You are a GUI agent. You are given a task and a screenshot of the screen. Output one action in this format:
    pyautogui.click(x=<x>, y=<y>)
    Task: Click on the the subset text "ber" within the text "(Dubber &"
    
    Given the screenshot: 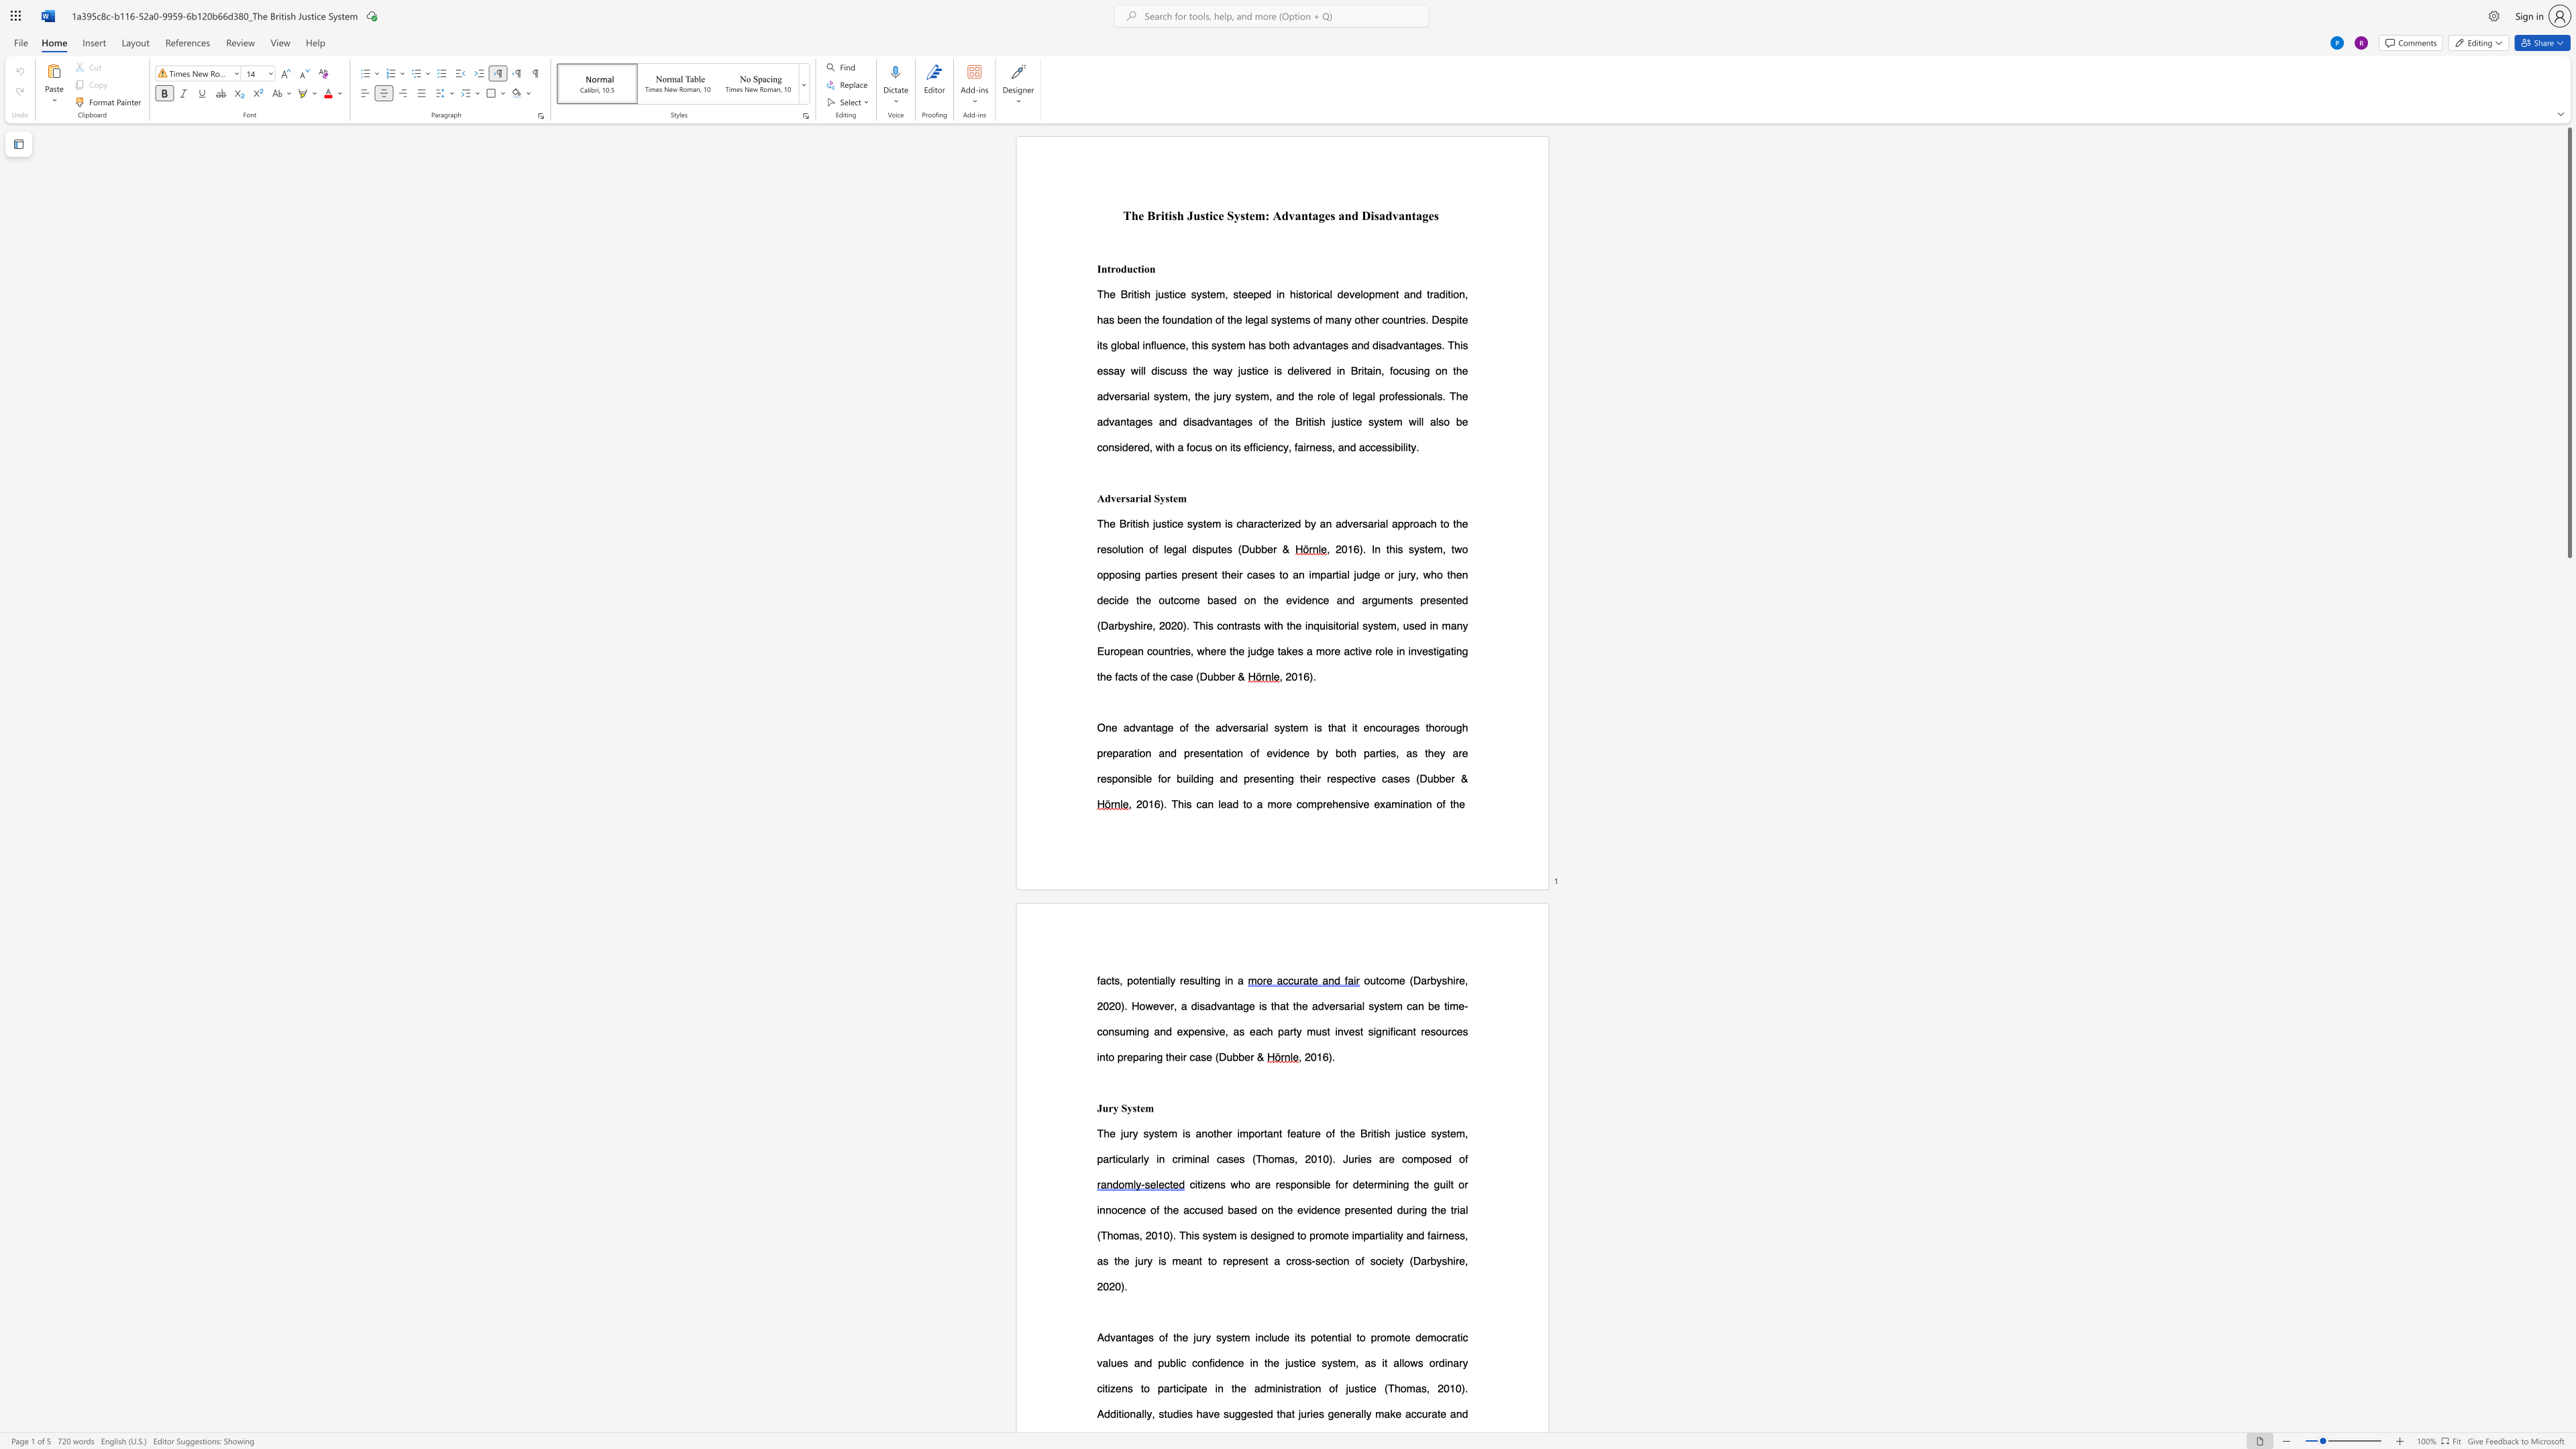 What is the action you would take?
    pyautogui.click(x=1219, y=676)
    